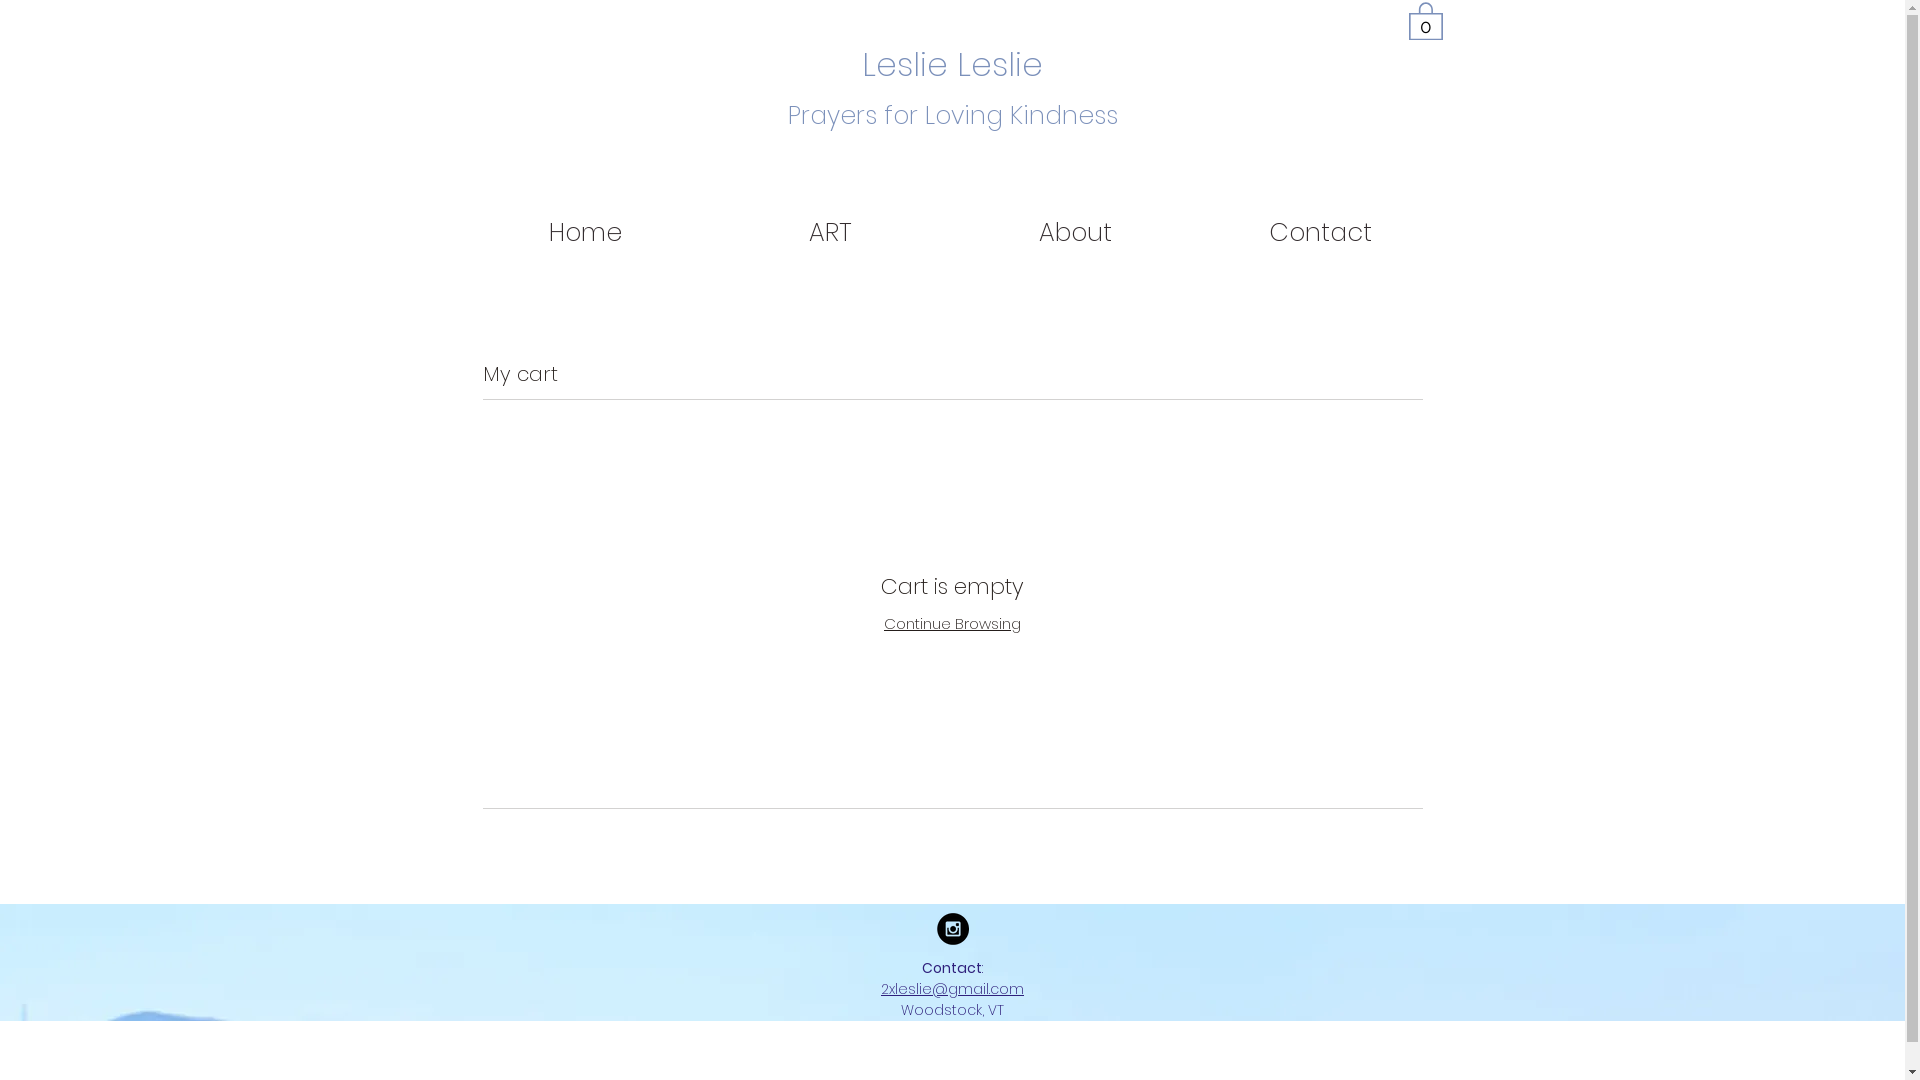  What do you see at coordinates (950, 231) in the screenshot?
I see `'About'` at bounding box center [950, 231].